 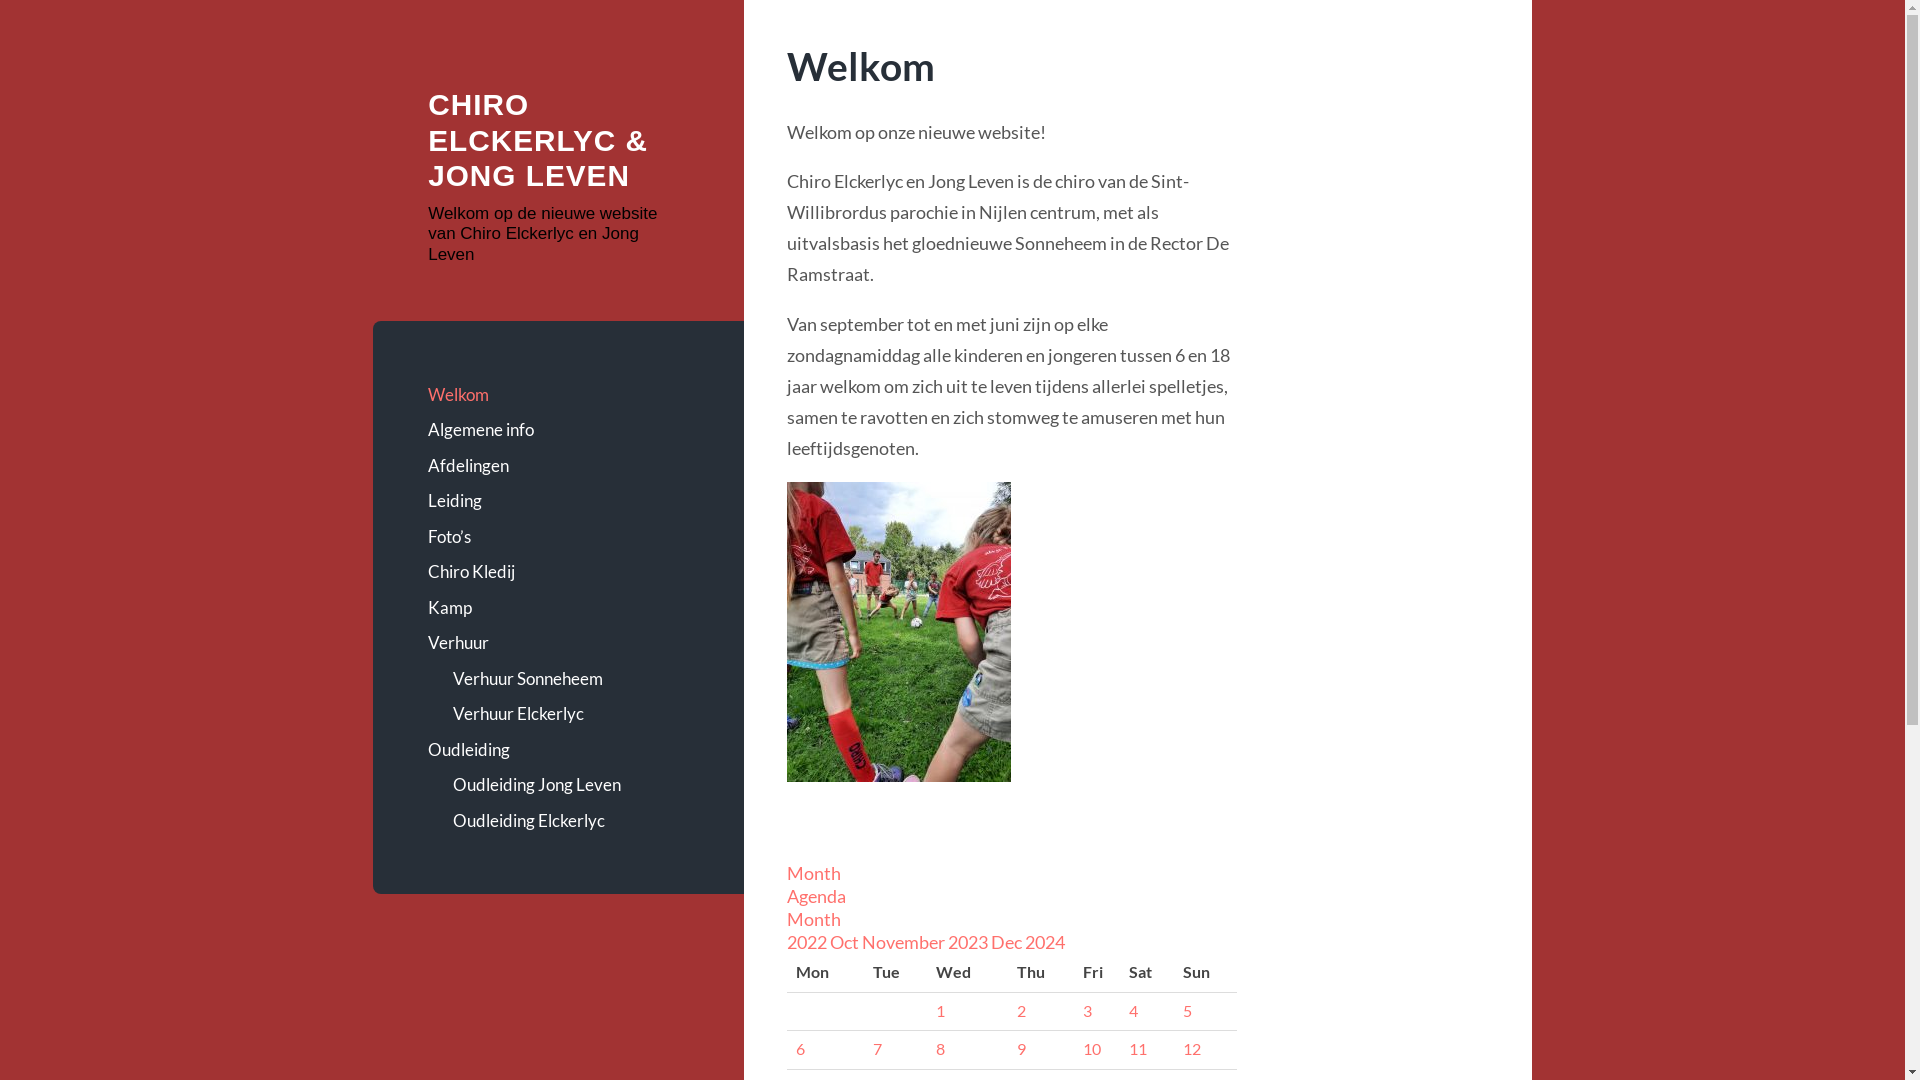 I want to click on 'Kamp', so click(x=557, y=607).